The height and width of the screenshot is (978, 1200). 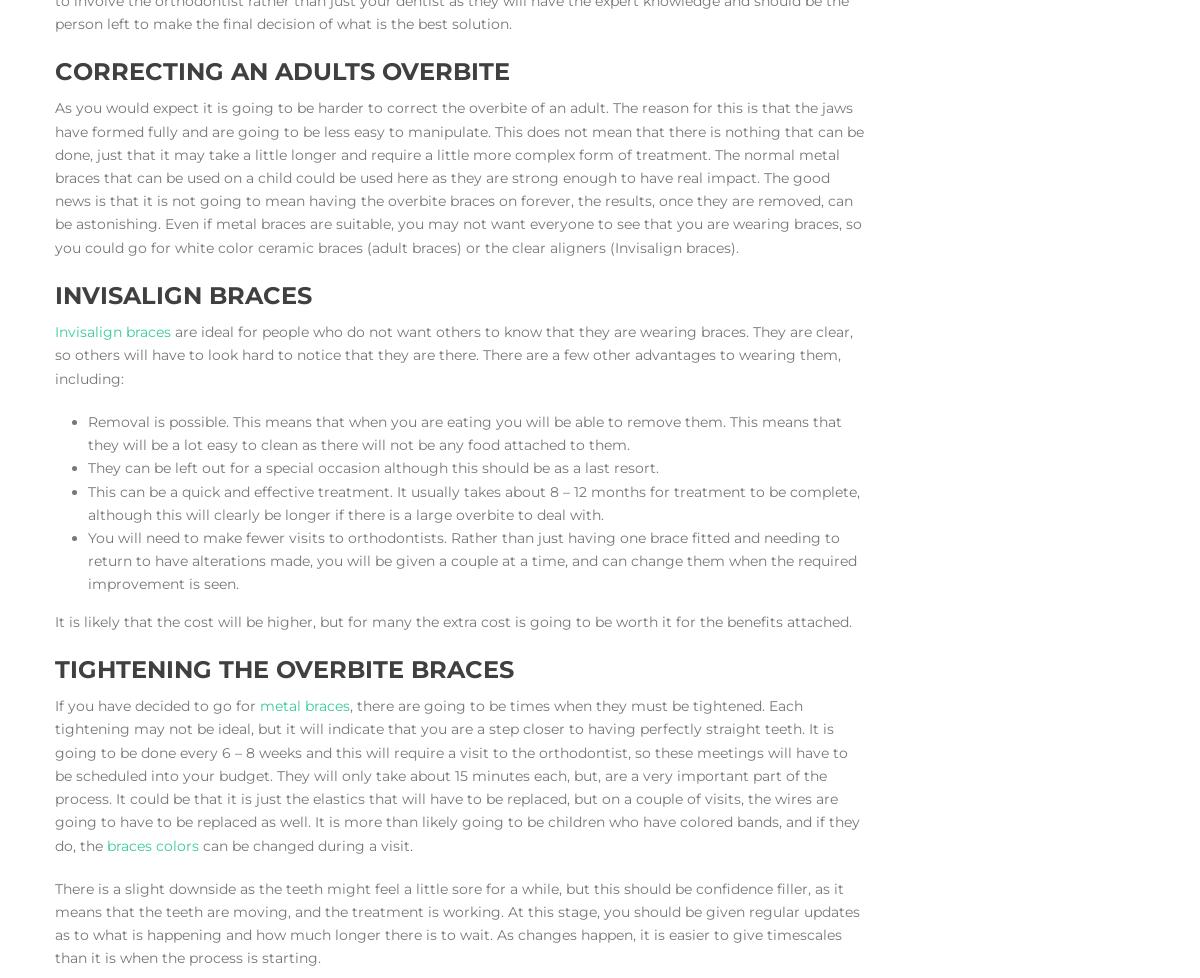 What do you see at coordinates (197, 843) in the screenshot?
I see `'can be changed during a visit.'` at bounding box center [197, 843].